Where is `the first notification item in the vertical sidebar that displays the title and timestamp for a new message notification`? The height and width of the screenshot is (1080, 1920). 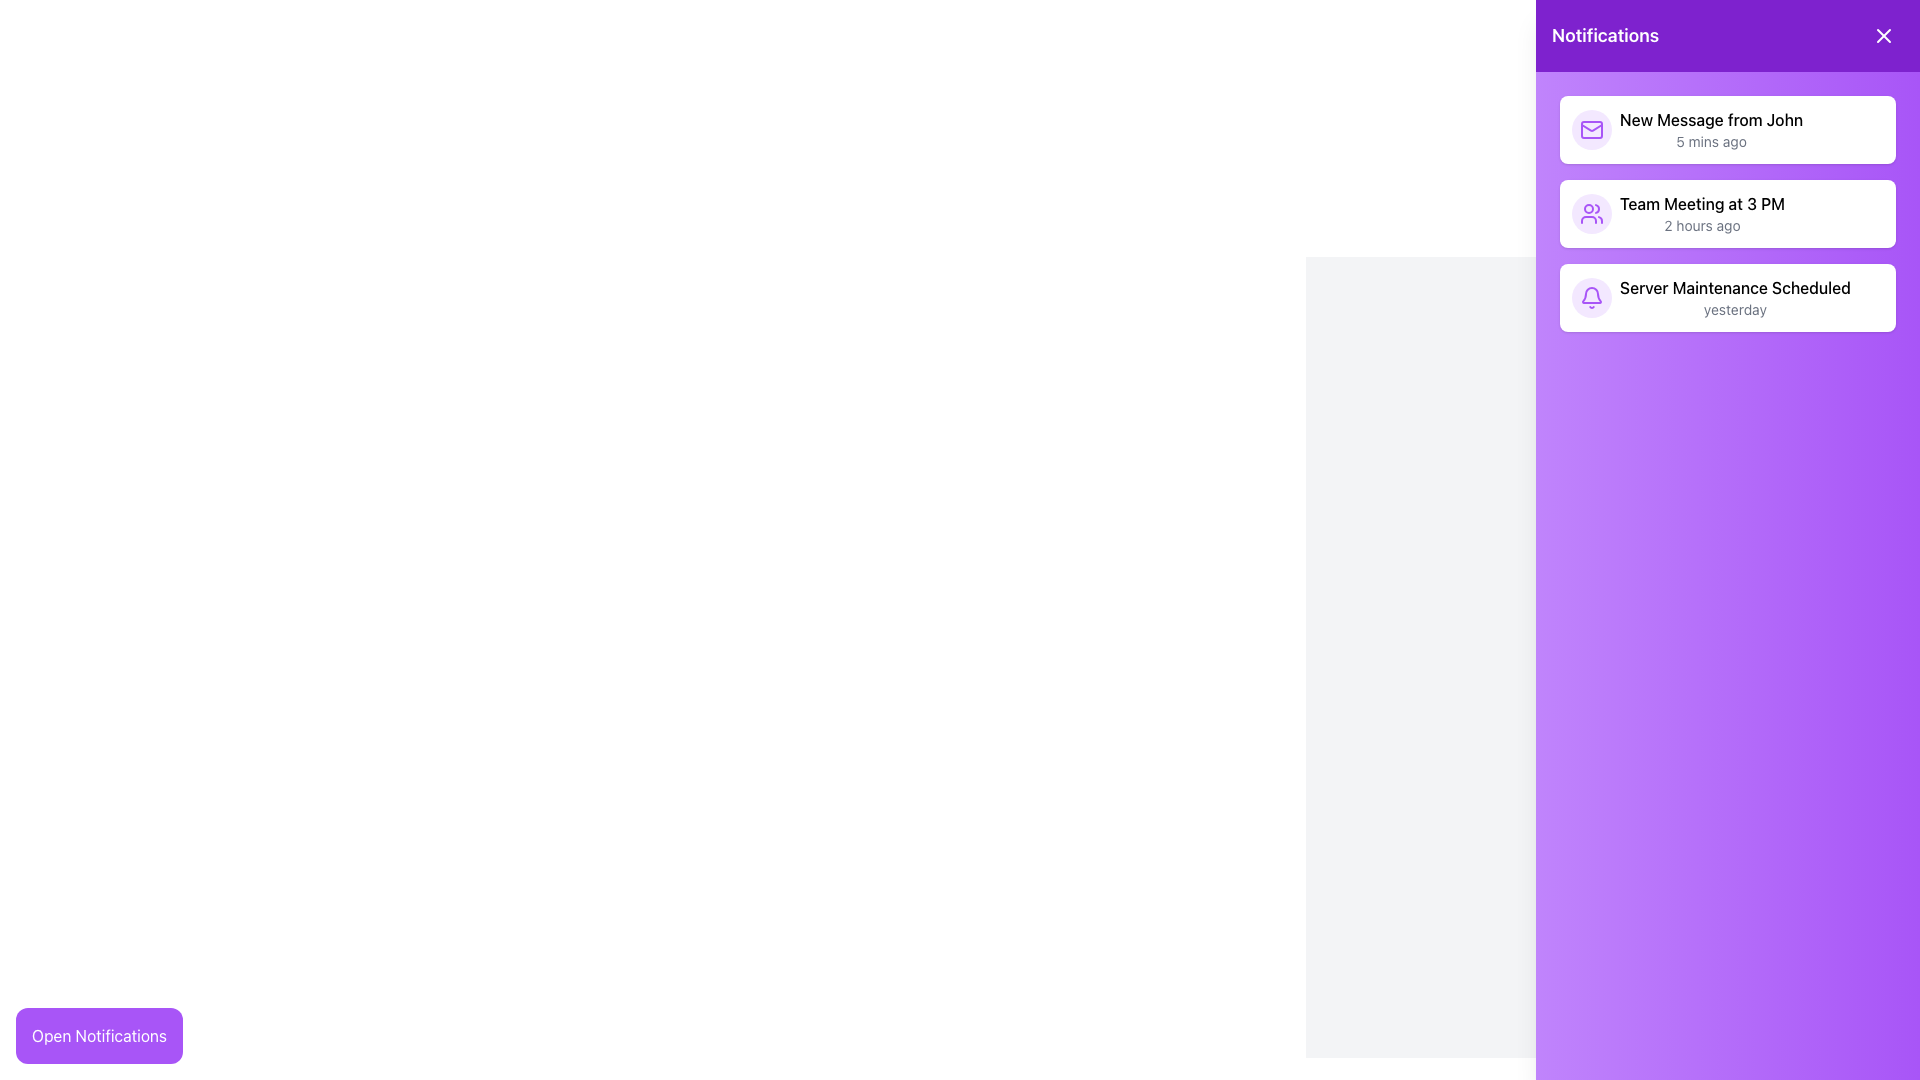
the first notification item in the vertical sidebar that displays the title and timestamp for a new message notification is located at coordinates (1710, 130).